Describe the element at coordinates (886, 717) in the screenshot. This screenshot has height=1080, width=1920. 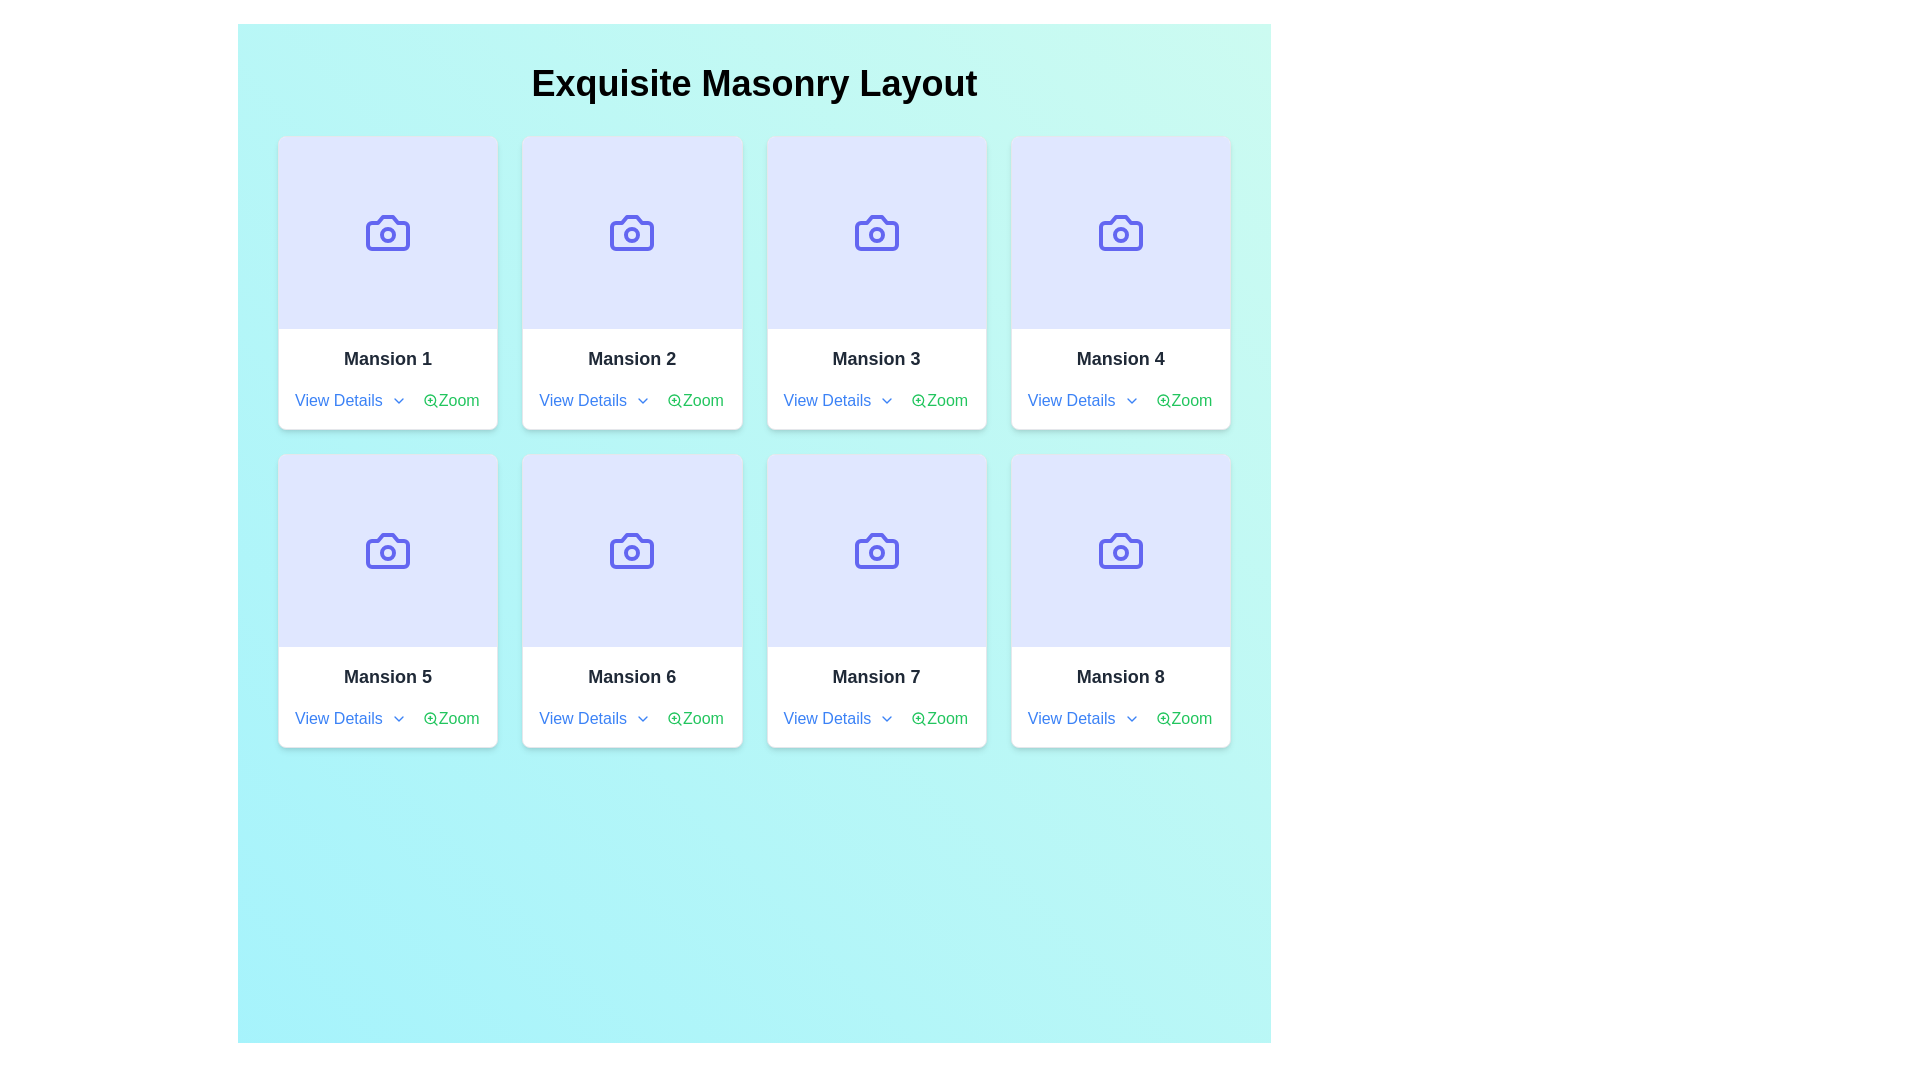
I see `the small downward-pointing chevron icon next to the 'View Details' text in the 'Mansion 7' card` at that location.